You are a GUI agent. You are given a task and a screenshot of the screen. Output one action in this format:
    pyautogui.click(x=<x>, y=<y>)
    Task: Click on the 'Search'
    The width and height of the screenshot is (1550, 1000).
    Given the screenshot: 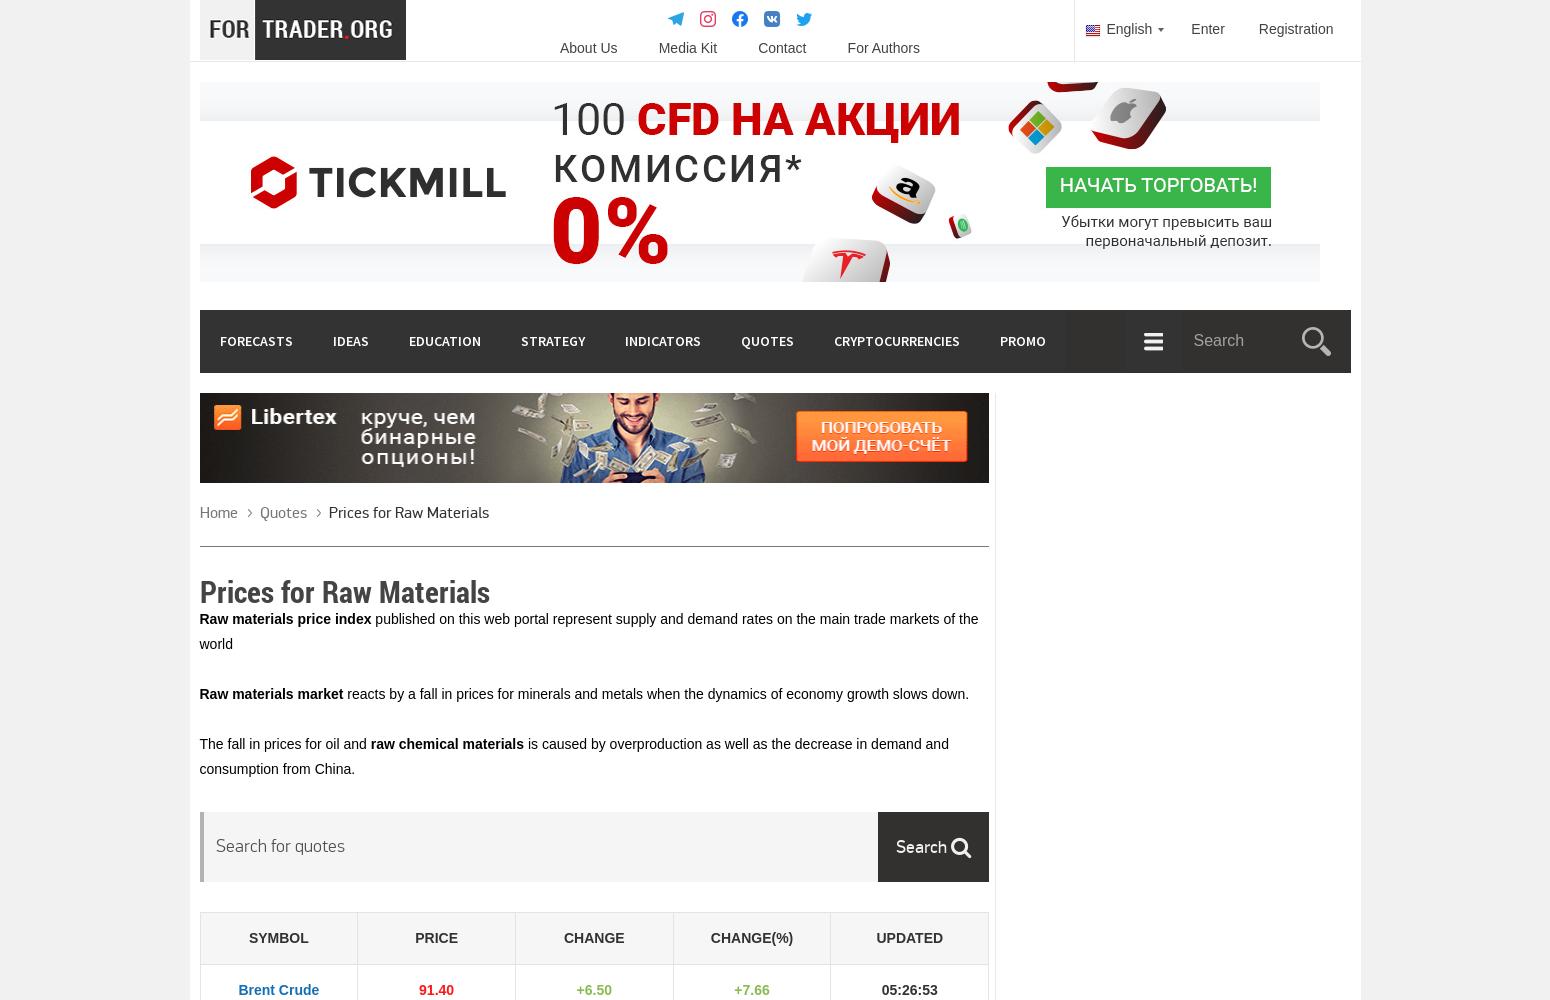 What is the action you would take?
    pyautogui.click(x=923, y=846)
    